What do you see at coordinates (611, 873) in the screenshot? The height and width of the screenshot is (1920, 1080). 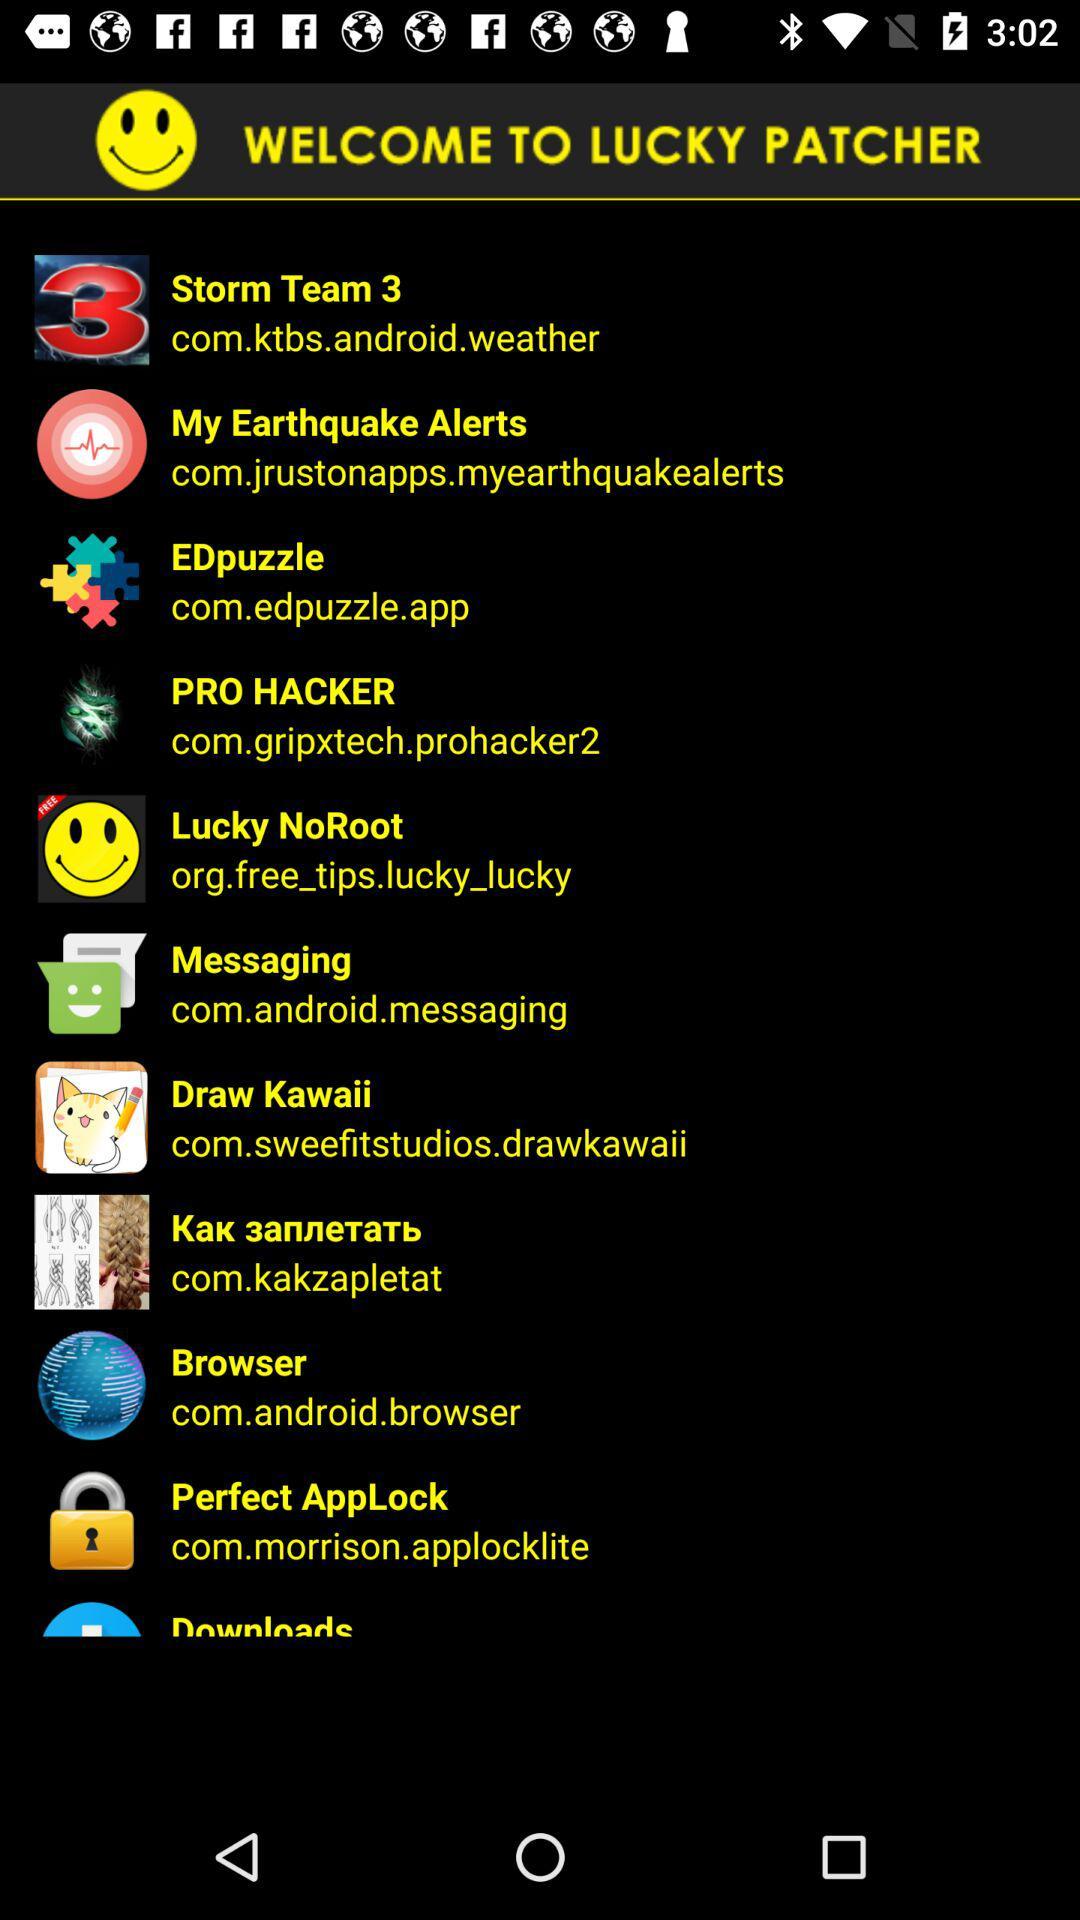 I see `the app below lucky noroot icon` at bounding box center [611, 873].